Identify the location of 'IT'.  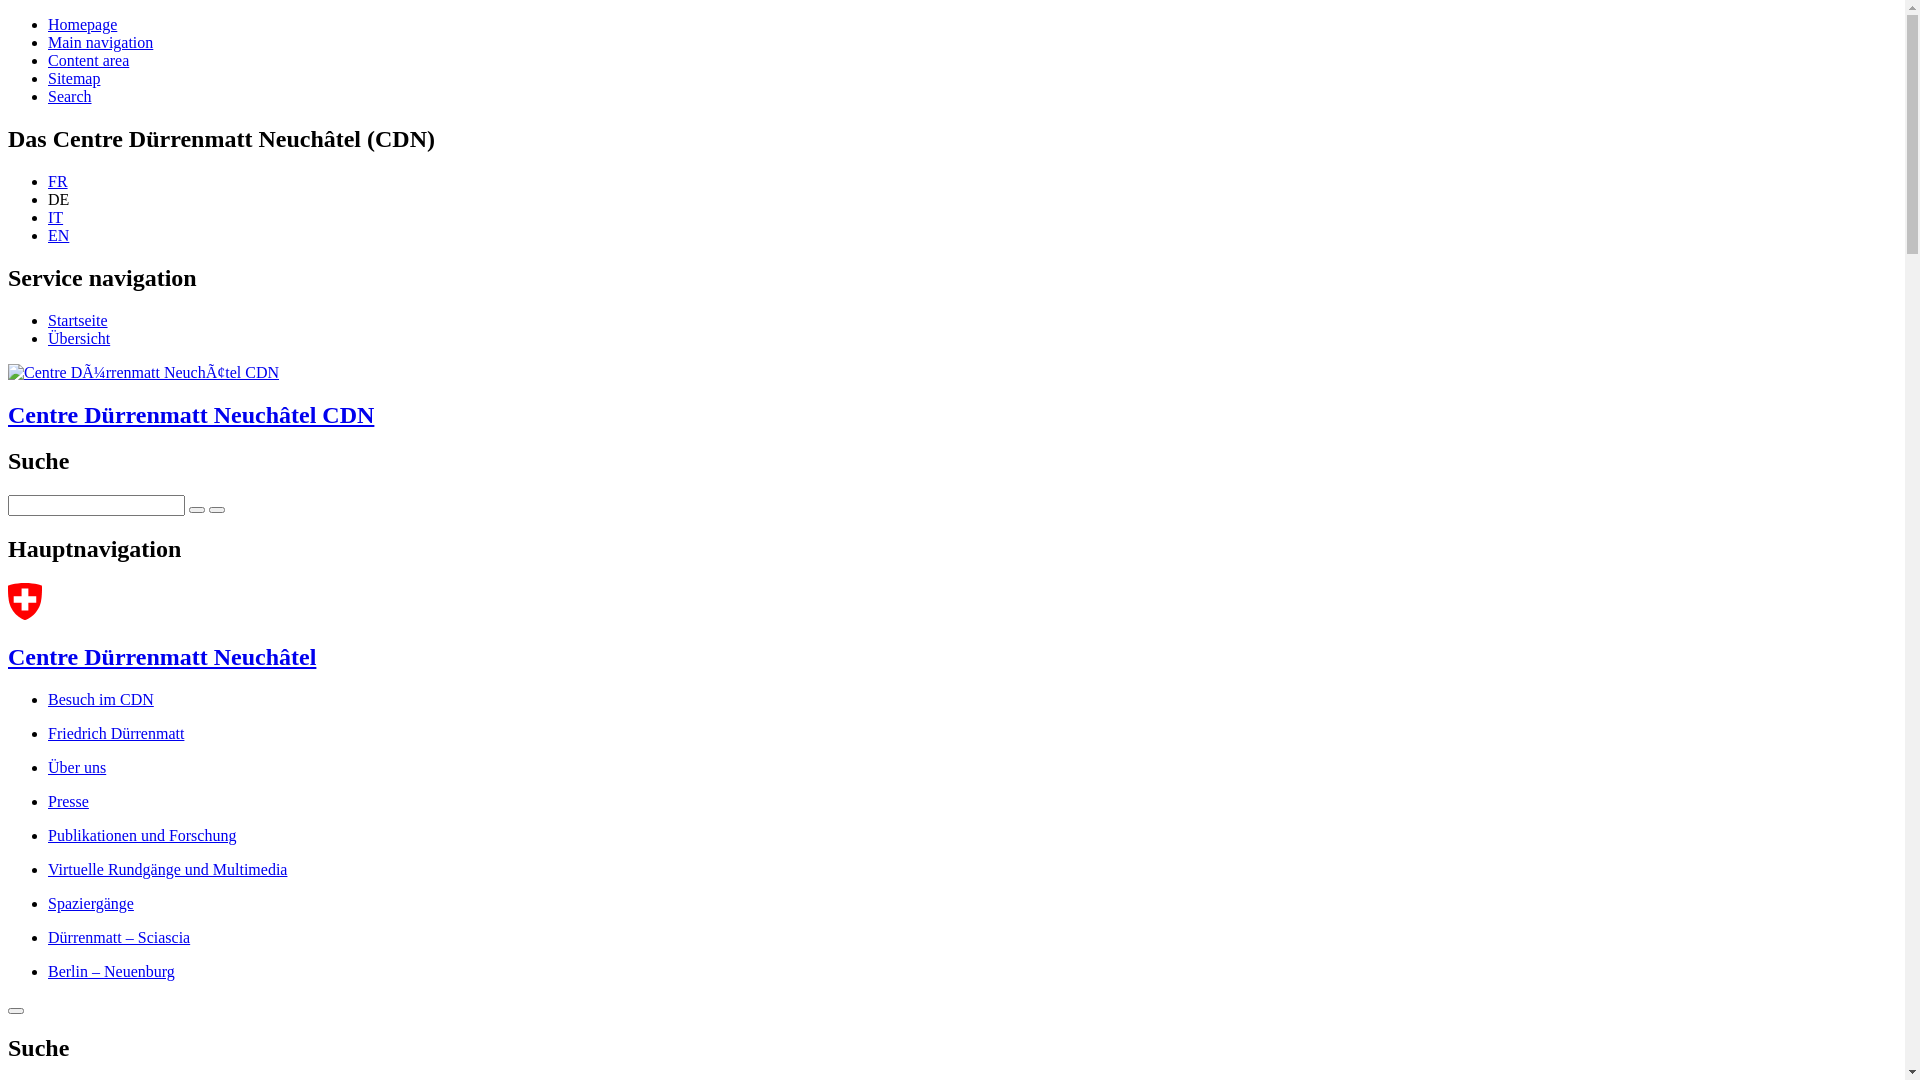
(55, 217).